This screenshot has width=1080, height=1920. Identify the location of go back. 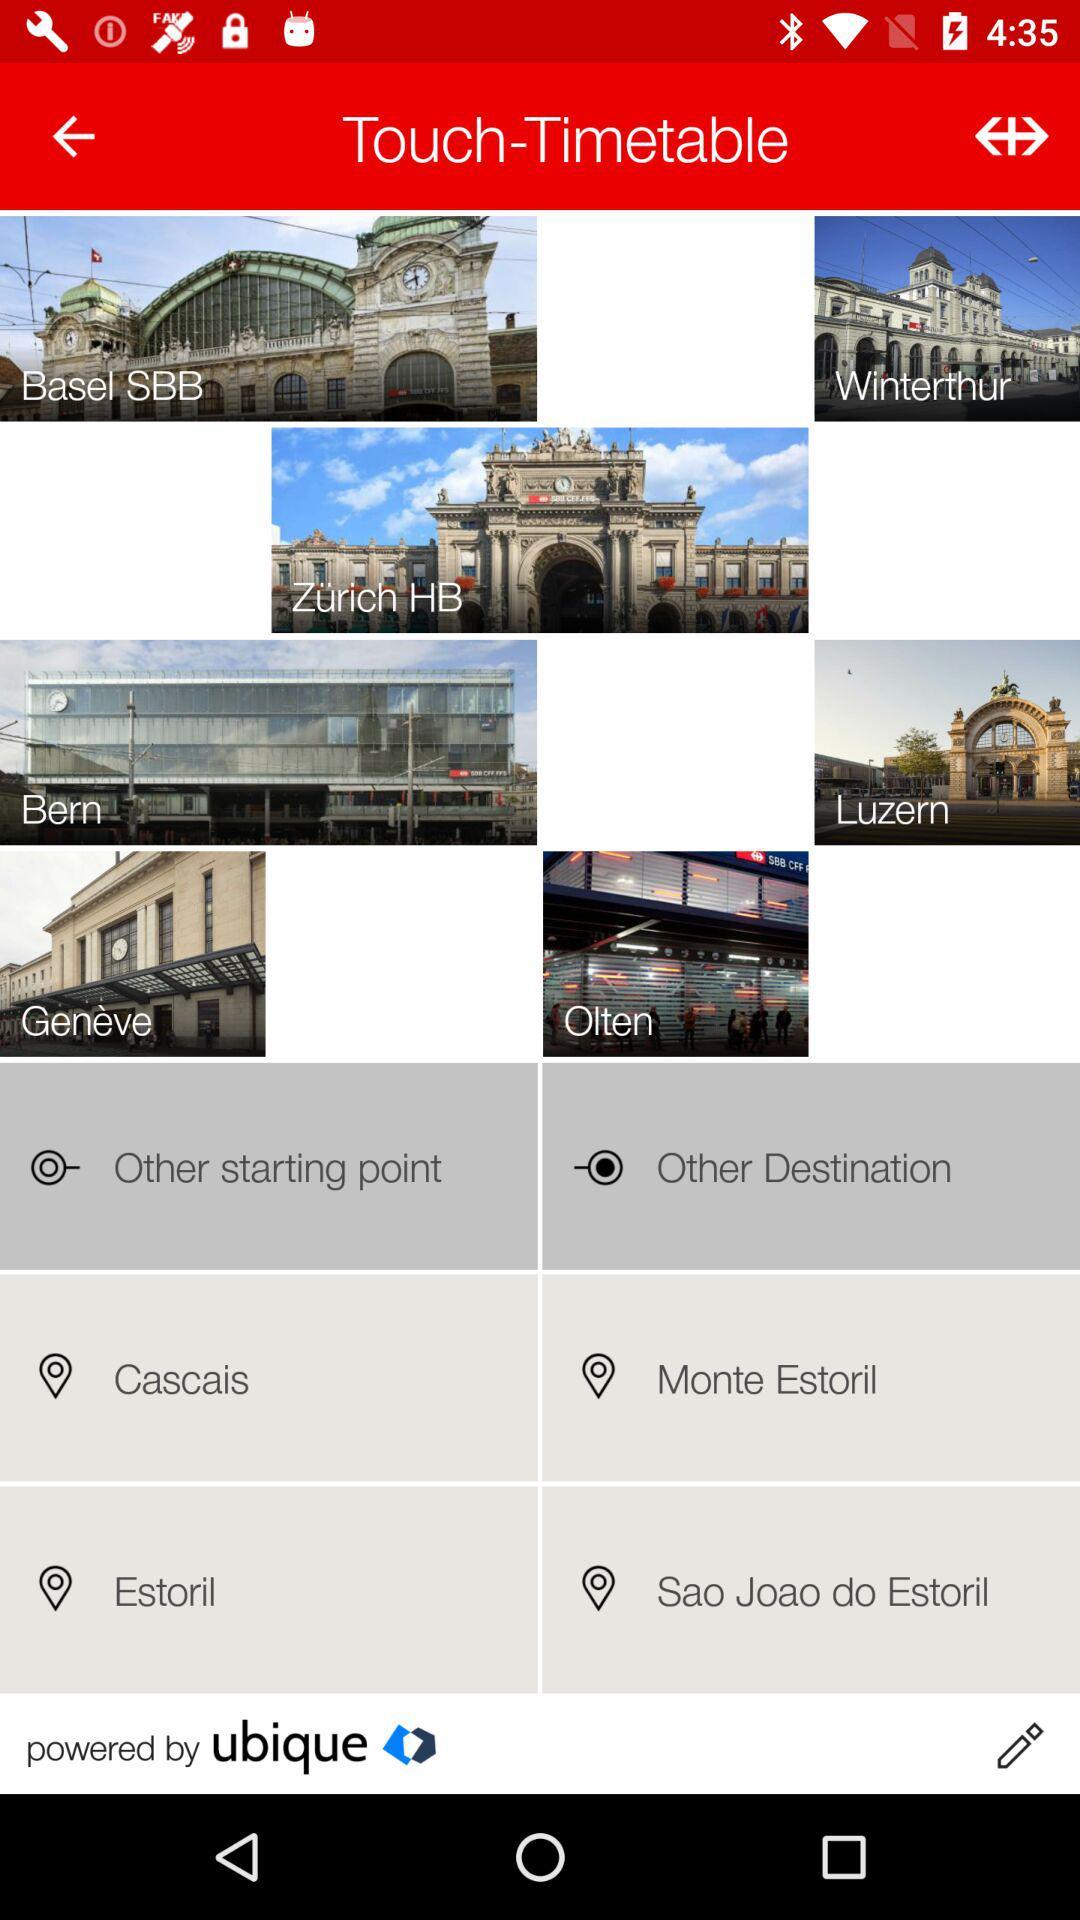
(72, 135).